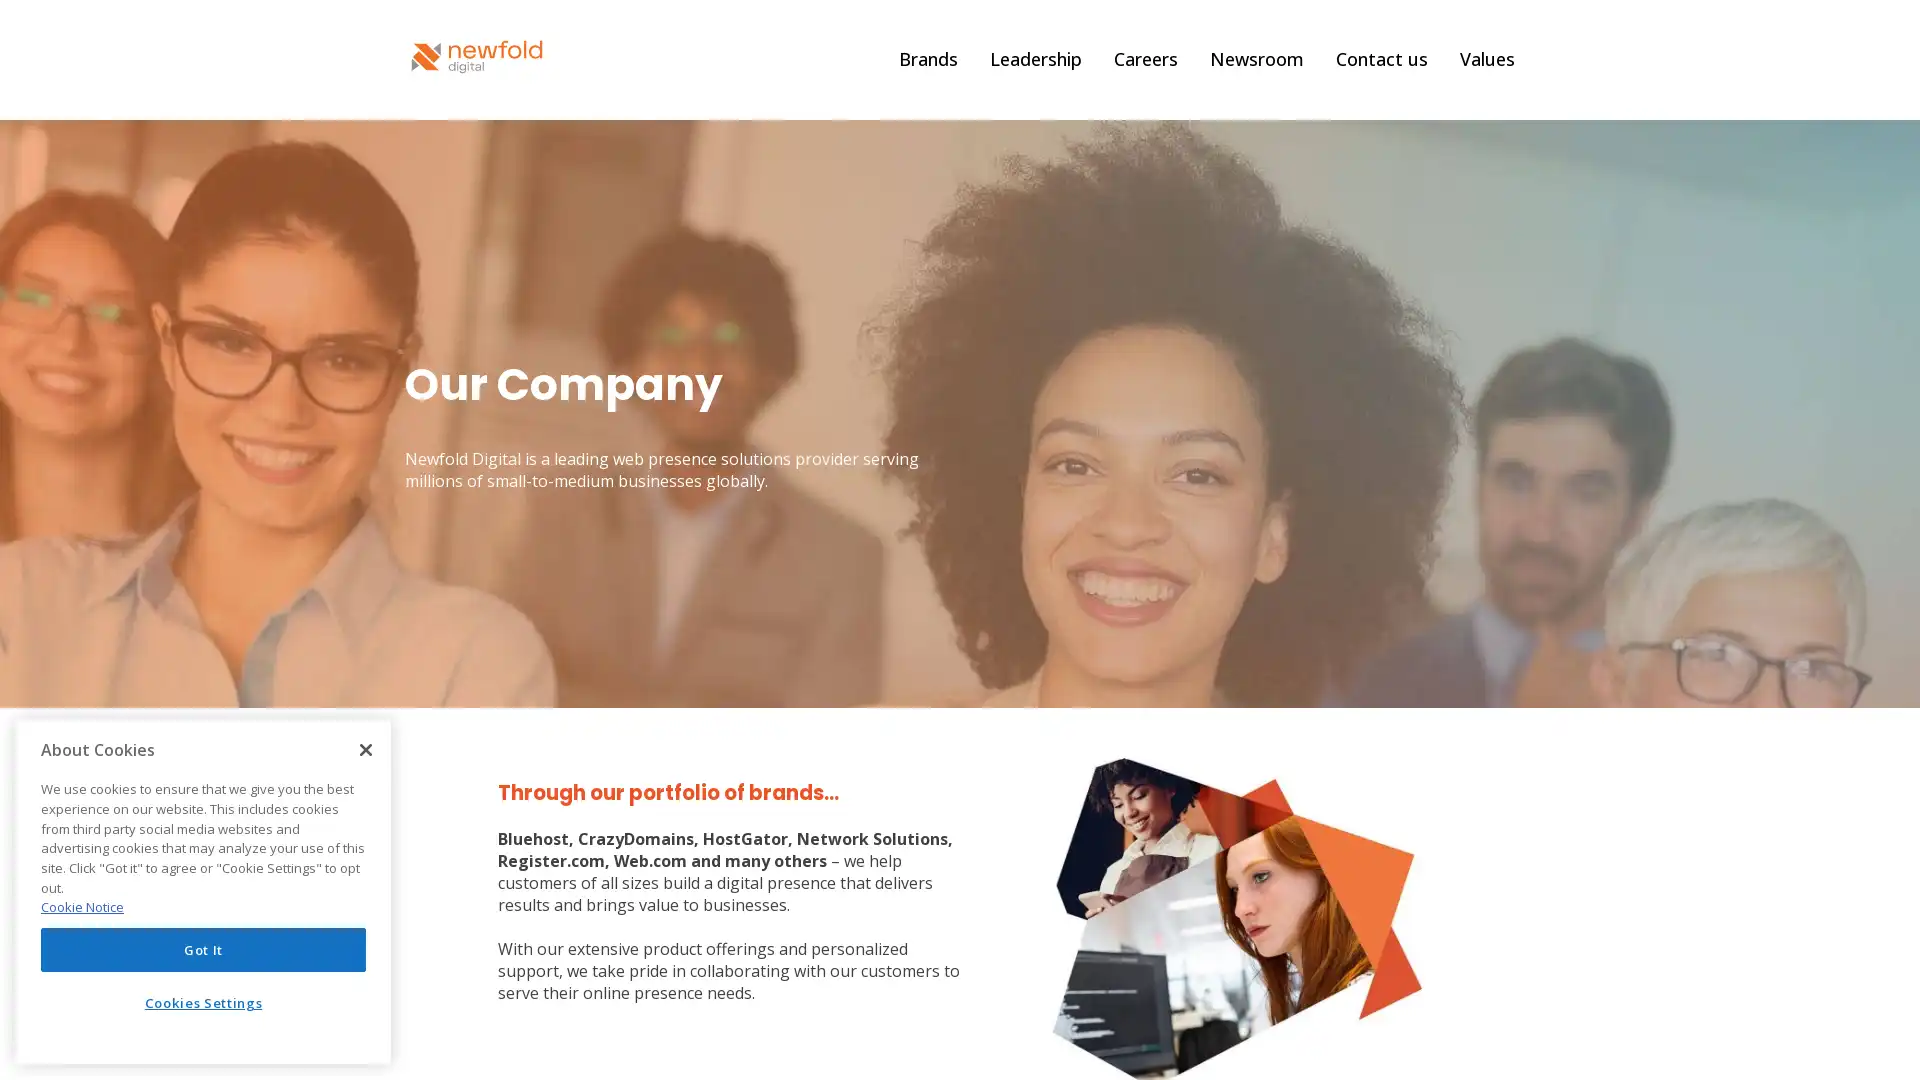 Image resolution: width=1920 pixels, height=1080 pixels. Describe the element at coordinates (203, 1002) in the screenshot. I see `Cookies Settings` at that location.